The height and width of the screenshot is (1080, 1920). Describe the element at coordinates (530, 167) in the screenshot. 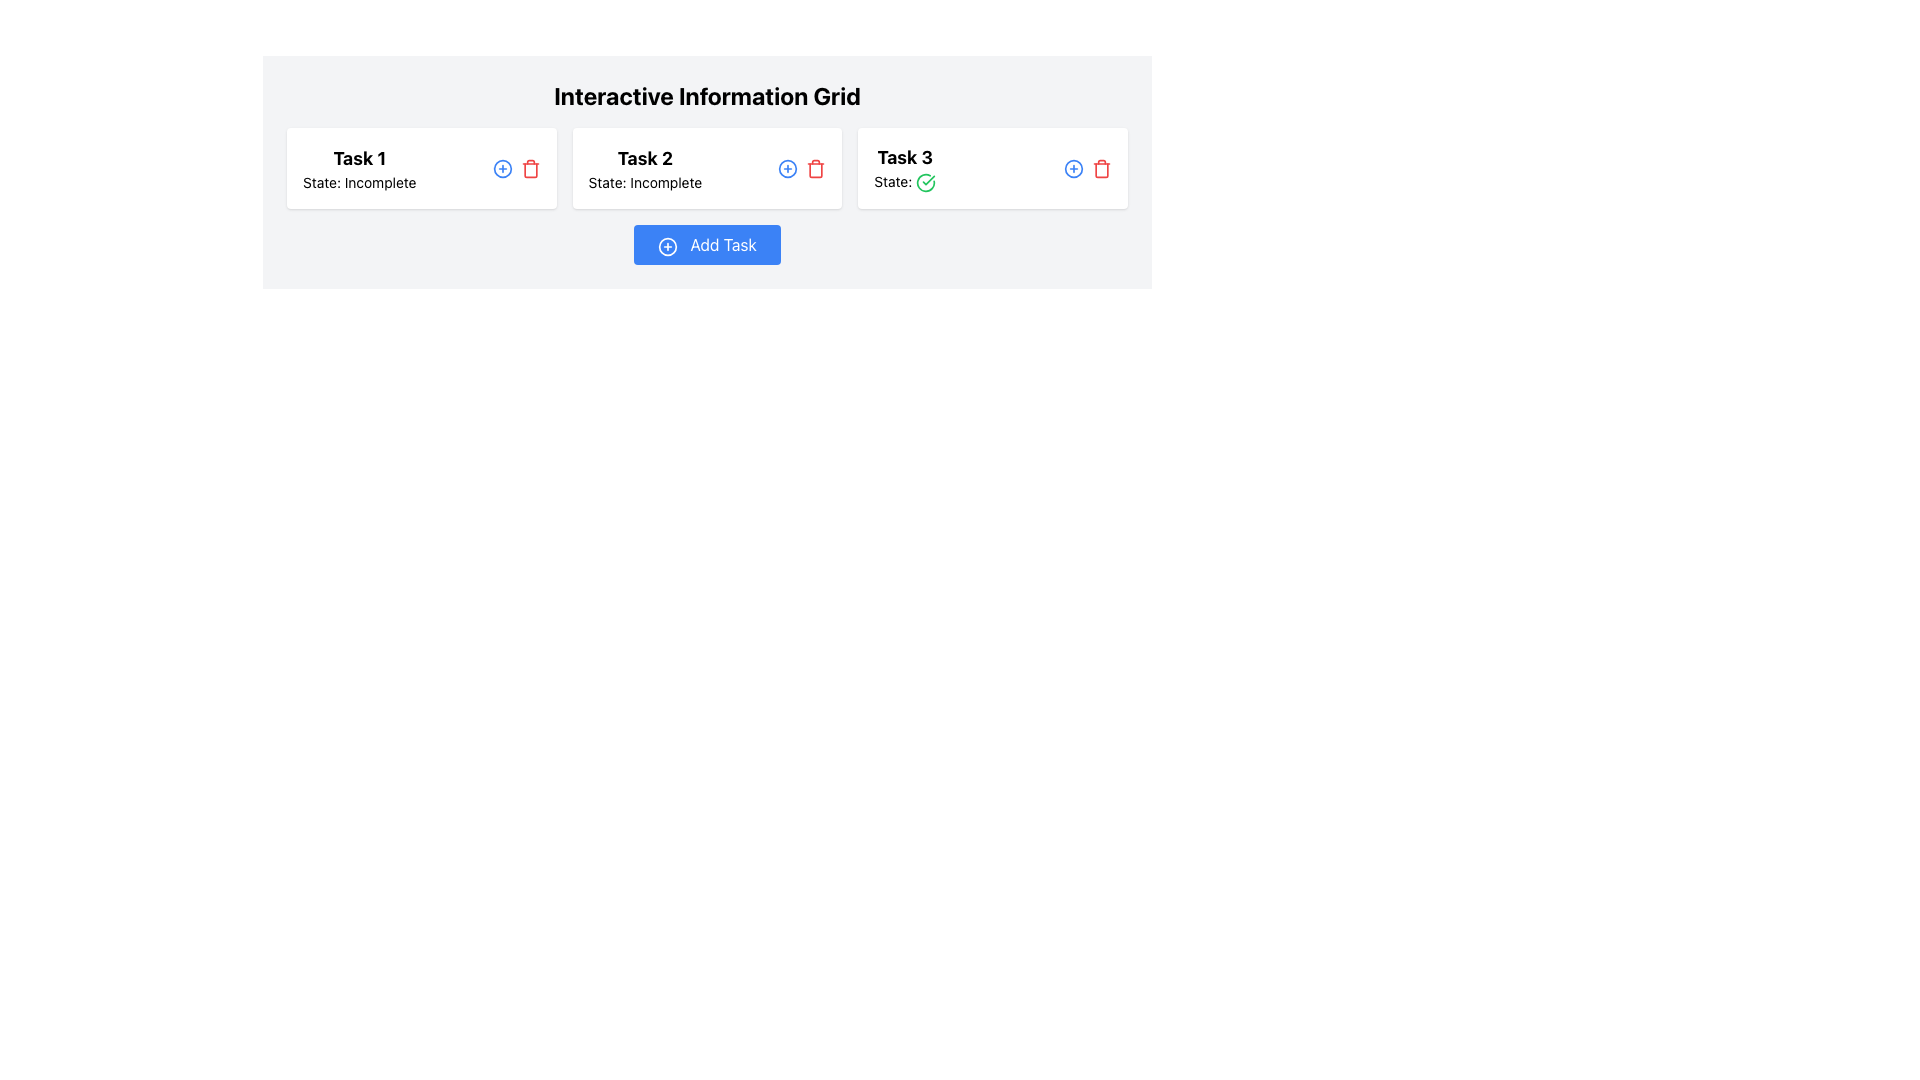

I see `the red trash icon button located on the far right side of the control set associated with 'Task 1'` at that location.